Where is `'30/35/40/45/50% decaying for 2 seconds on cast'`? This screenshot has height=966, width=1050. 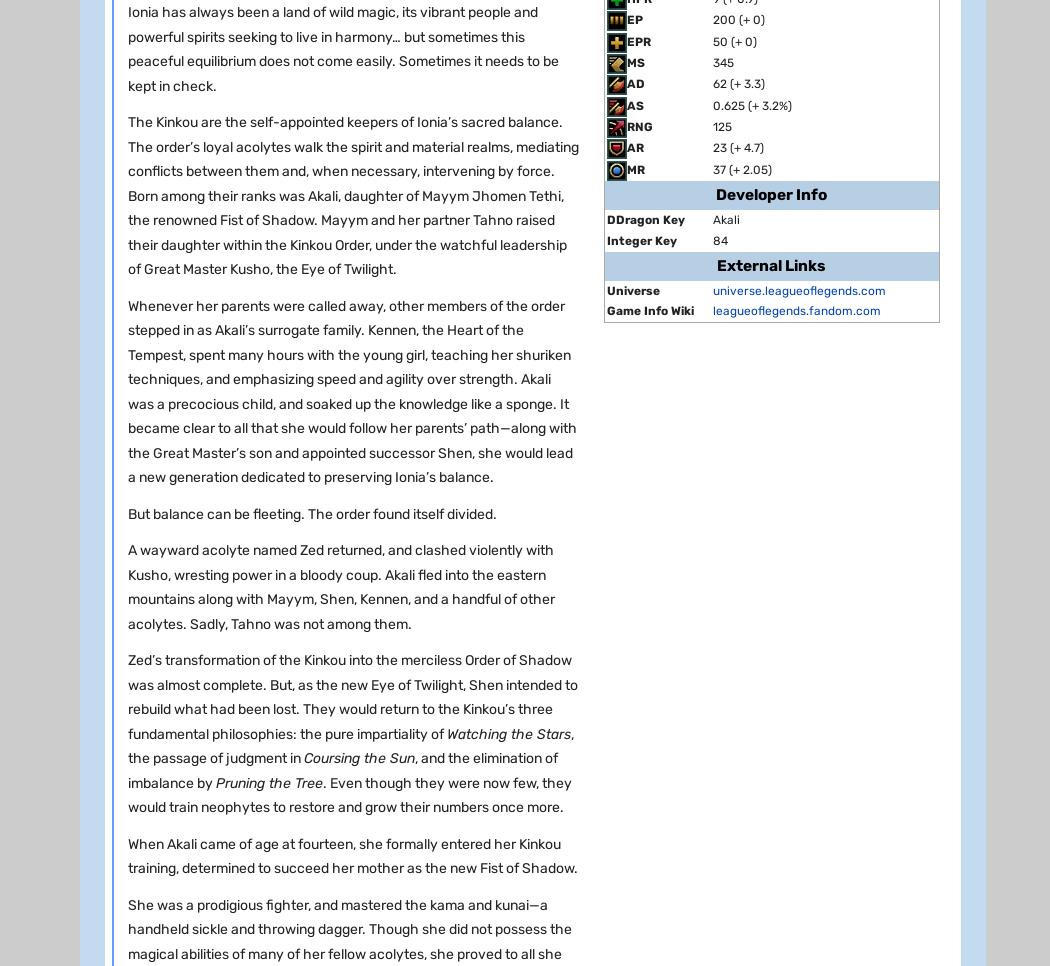 '30/35/40/45/50% decaying for 2 seconds on cast' is located at coordinates (336, 167).